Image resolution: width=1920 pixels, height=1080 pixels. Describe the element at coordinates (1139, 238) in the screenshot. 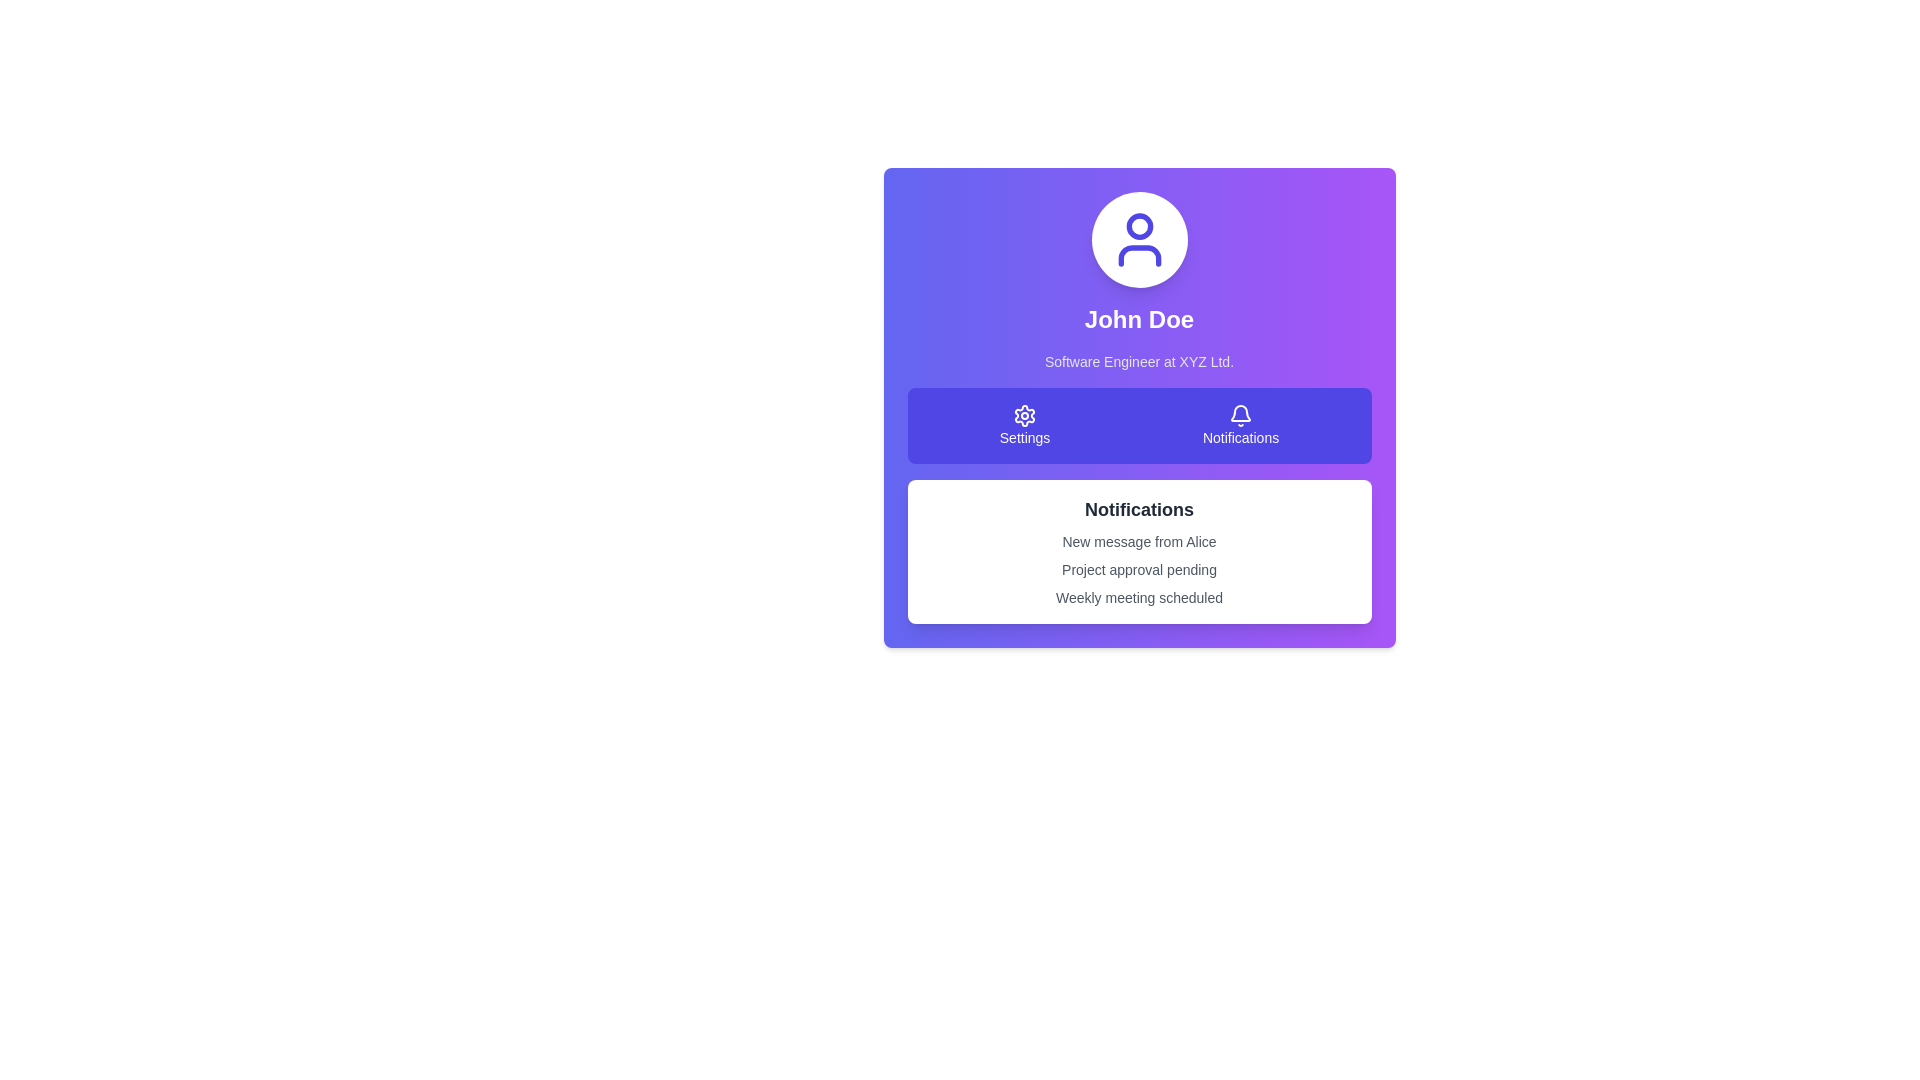

I see `the circular user icon with a white background and a blue human figure, located at the top-center of the profile card above the text 'John Doe' and 'Software Engineer at XYZ Ltd.'` at that location.